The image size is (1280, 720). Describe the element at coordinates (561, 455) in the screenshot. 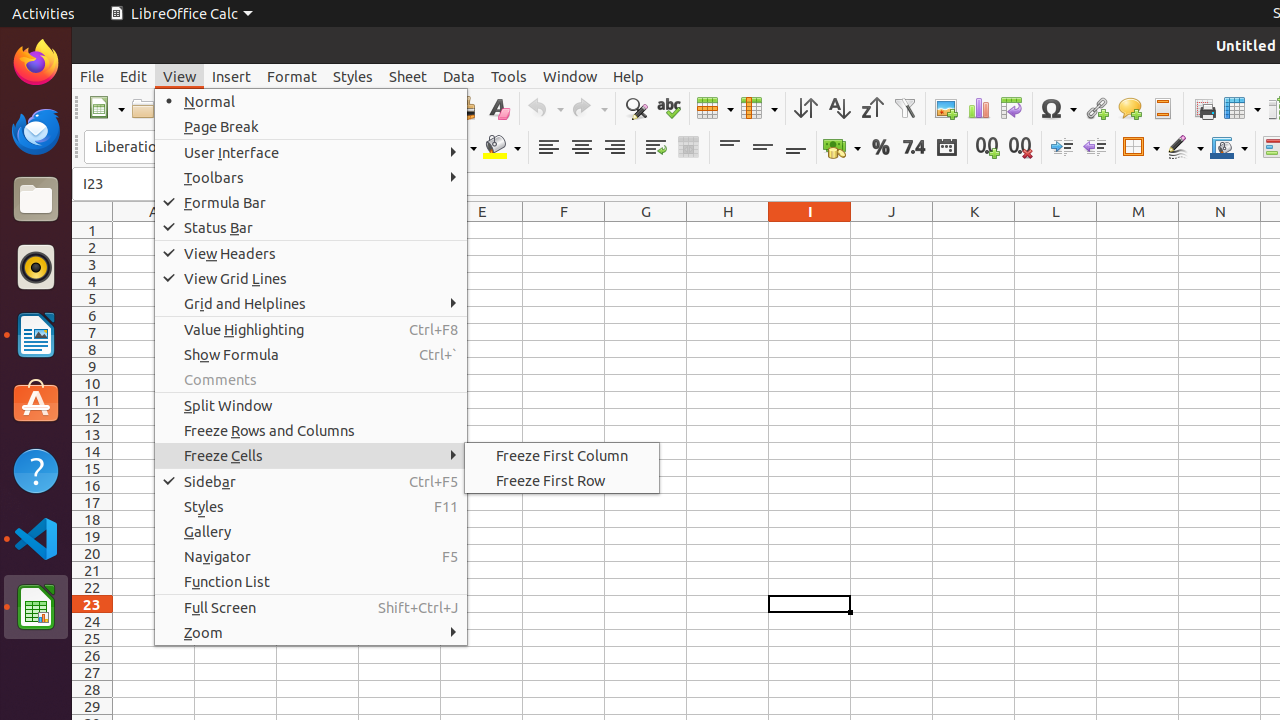

I see `'Freeze First Column'` at that location.